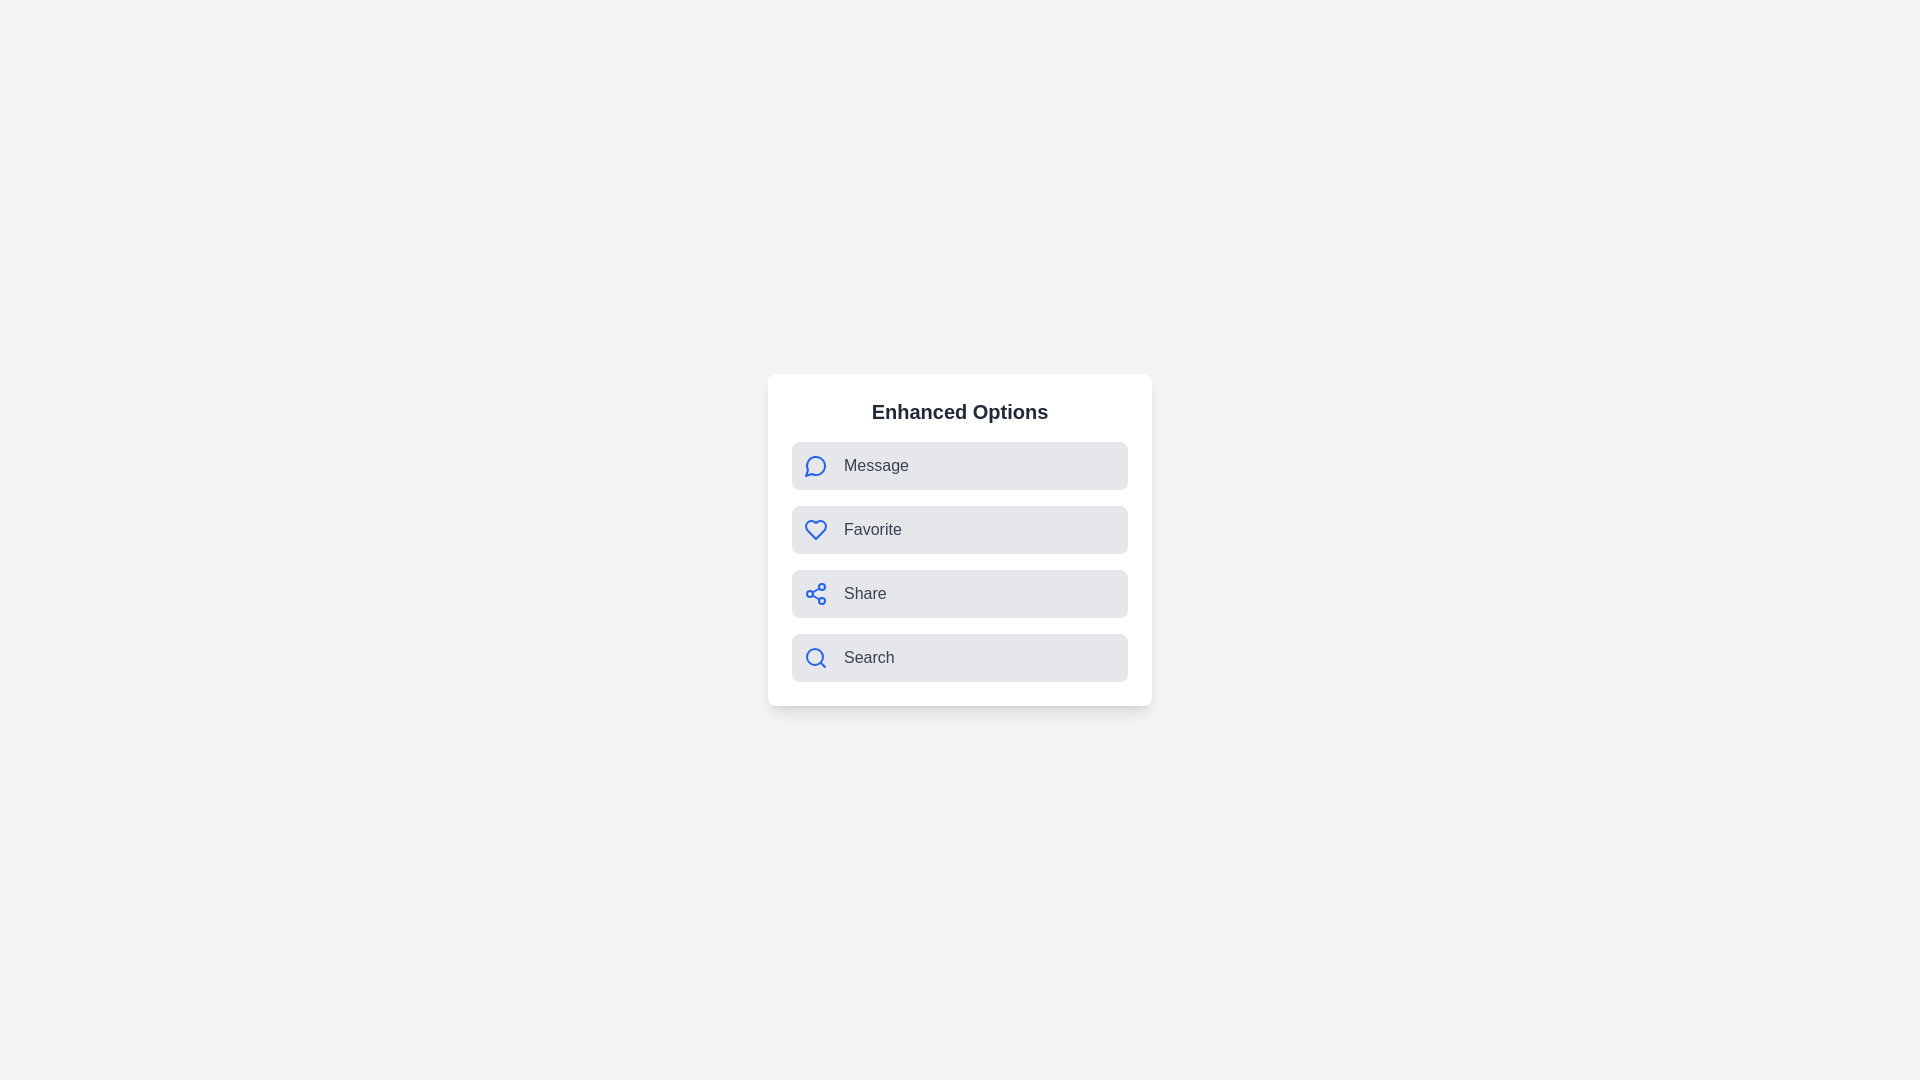 Image resolution: width=1920 pixels, height=1080 pixels. What do you see at coordinates (960, 528) in the screenshot?
I see `the Favorite option to observe visual feedback` at bounding box center [960, 528].